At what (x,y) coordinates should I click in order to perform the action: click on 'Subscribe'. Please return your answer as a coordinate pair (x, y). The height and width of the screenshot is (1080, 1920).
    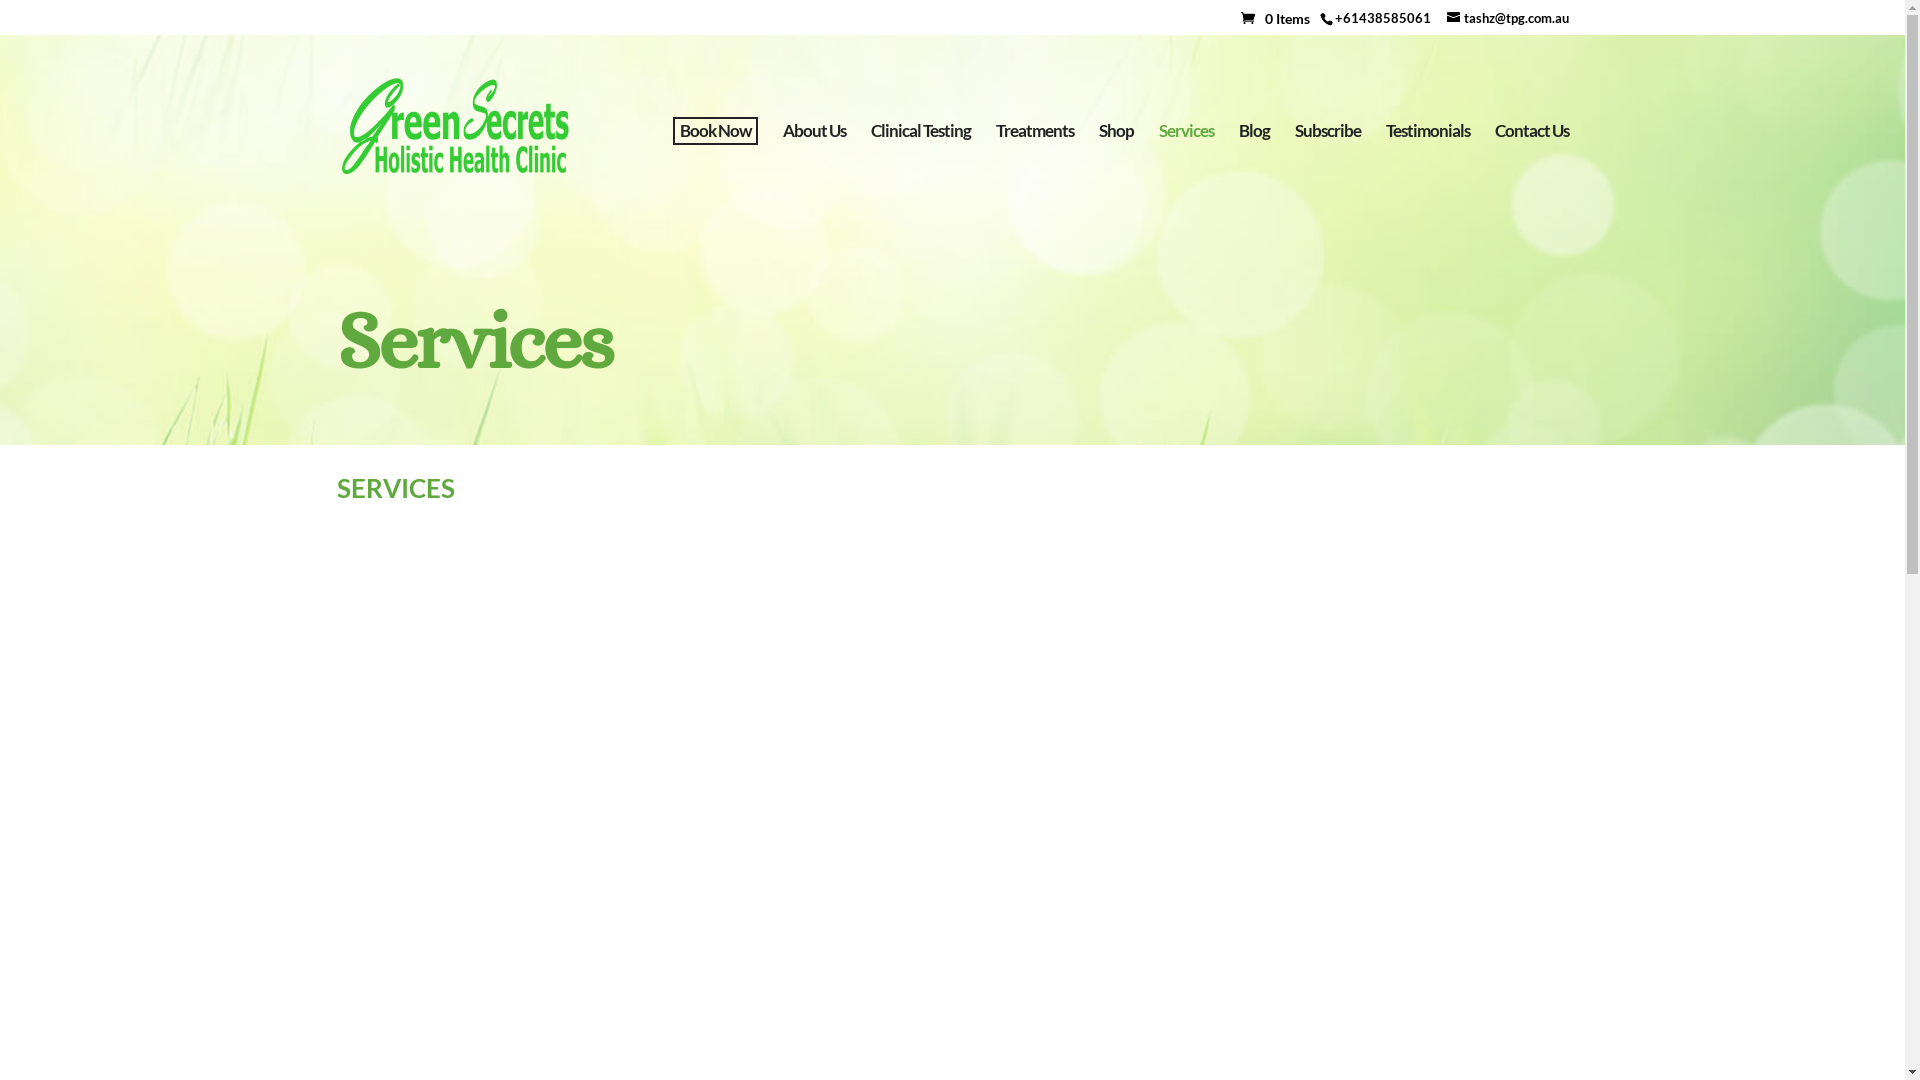
    Looking at the image, I should click on (1326, 171).